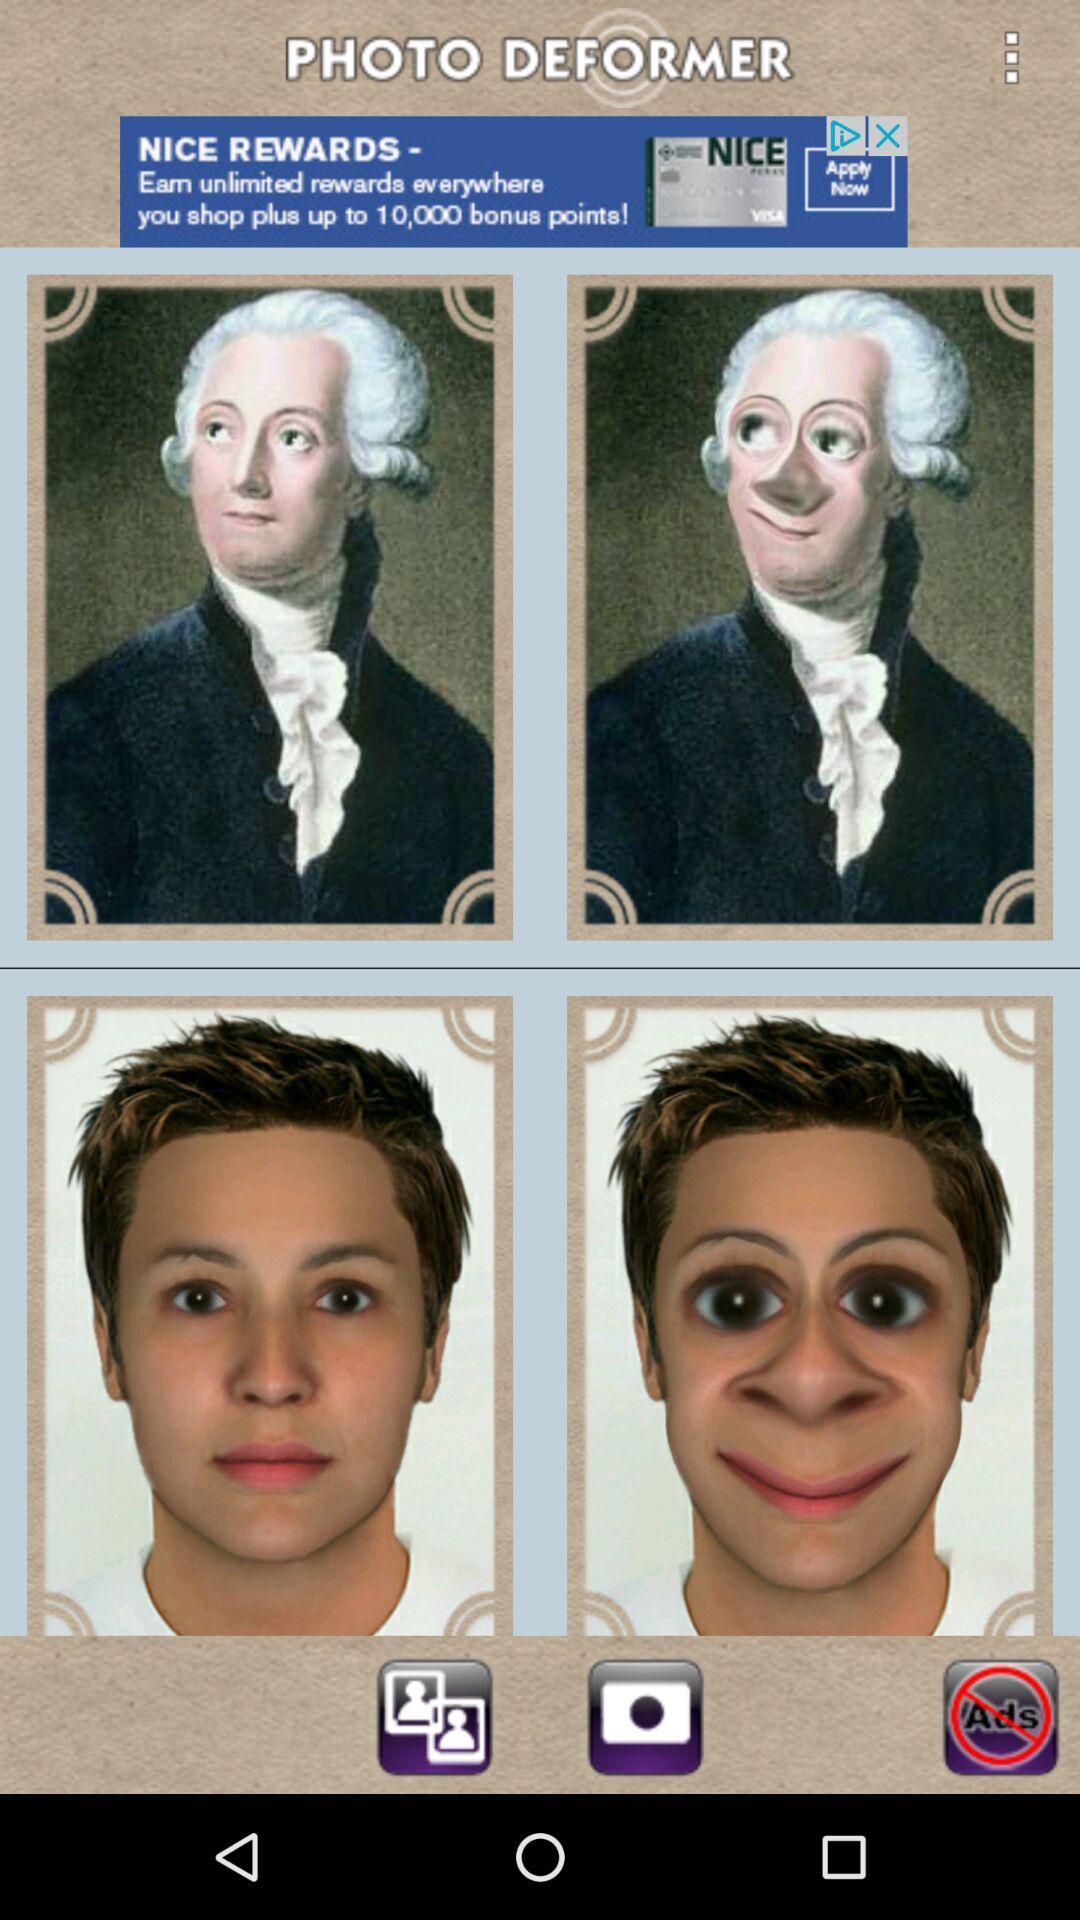  Describe the element at coordinates (645, 1713) in the screenshot. I see `photo uploader` at that location.